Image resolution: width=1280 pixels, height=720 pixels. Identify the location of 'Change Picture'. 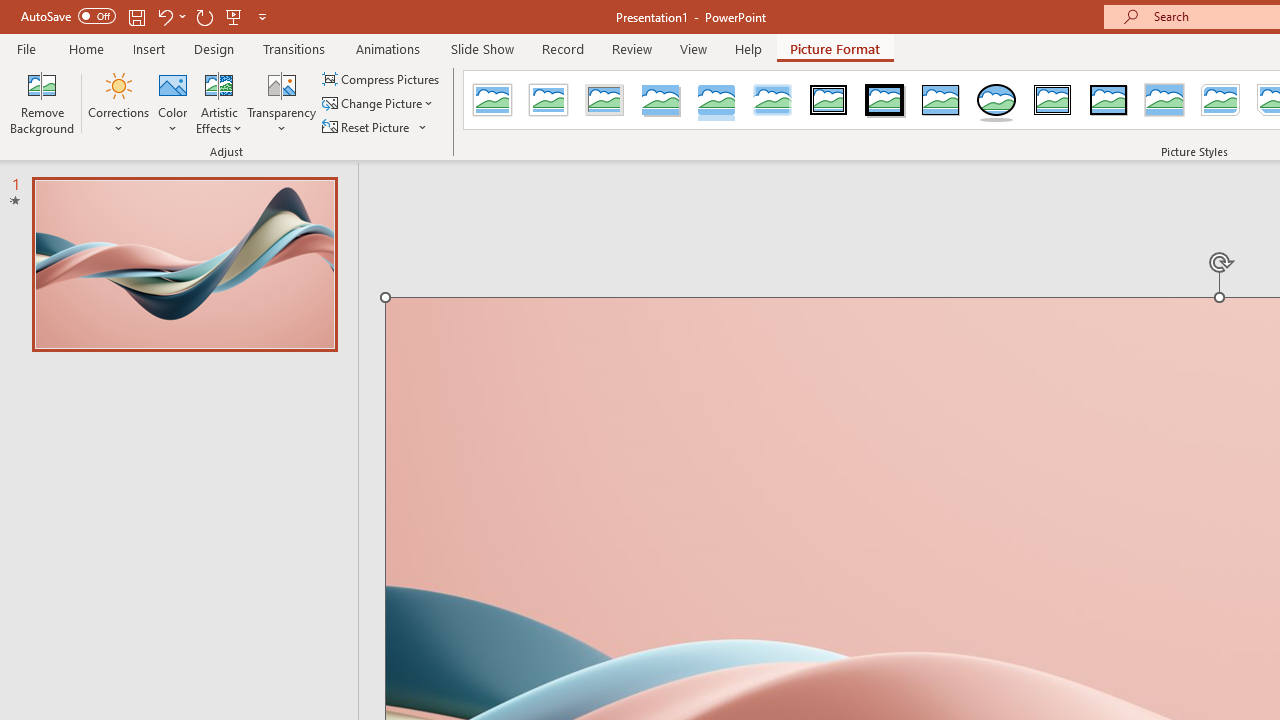
(379, 103).